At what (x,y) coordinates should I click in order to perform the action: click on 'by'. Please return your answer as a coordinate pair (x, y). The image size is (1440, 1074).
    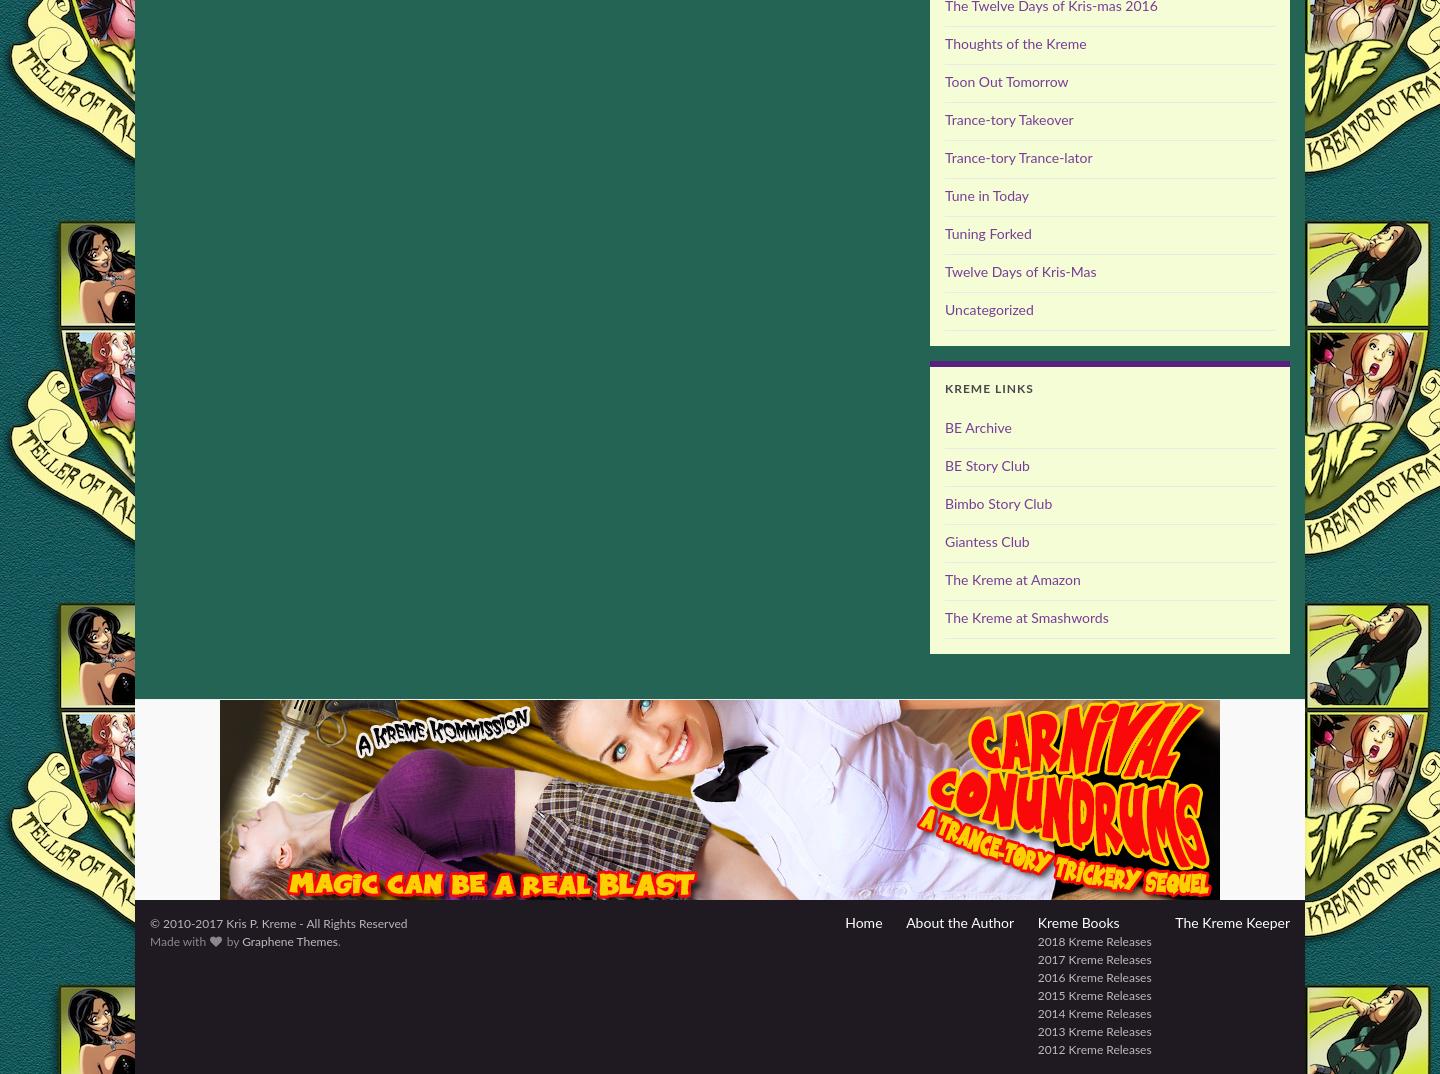
    Looking at the image, I should click on (232, 942).